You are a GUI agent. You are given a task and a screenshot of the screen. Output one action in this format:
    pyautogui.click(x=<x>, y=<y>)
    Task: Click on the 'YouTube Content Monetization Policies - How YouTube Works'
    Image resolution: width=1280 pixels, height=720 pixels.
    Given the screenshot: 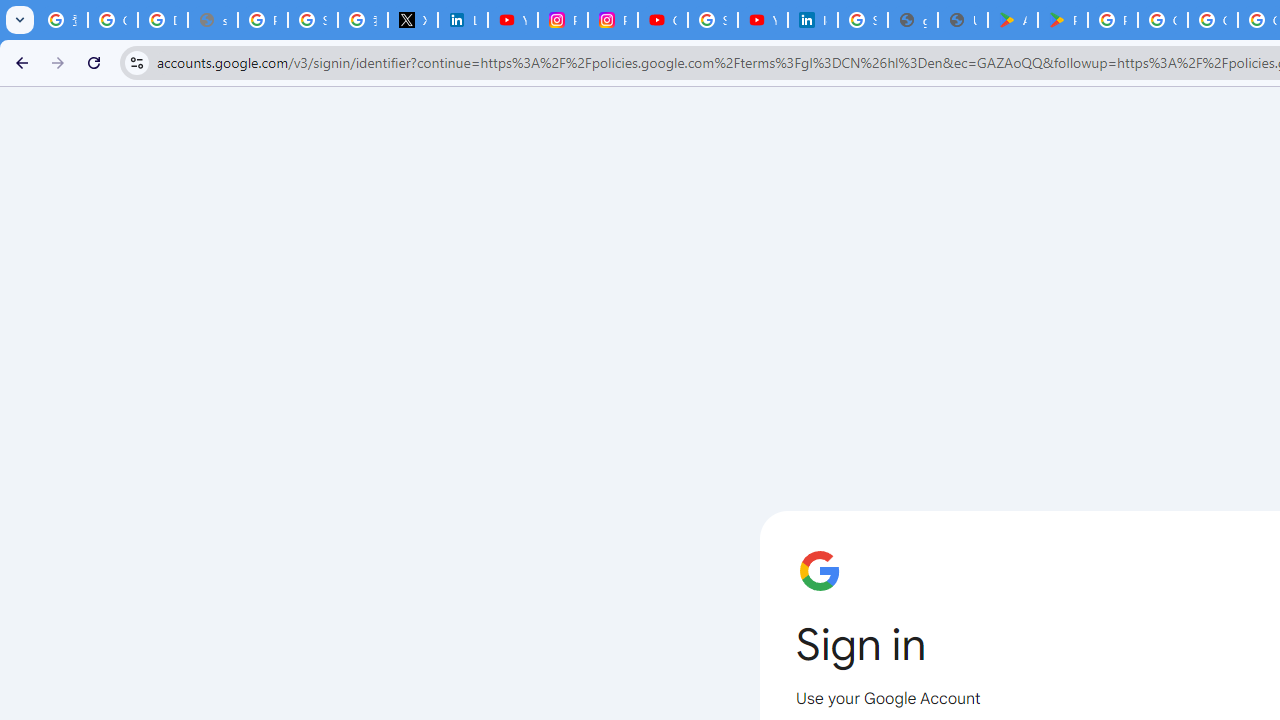 What is the action you would take?
    pyautogui.click(x=512, y=20)
    